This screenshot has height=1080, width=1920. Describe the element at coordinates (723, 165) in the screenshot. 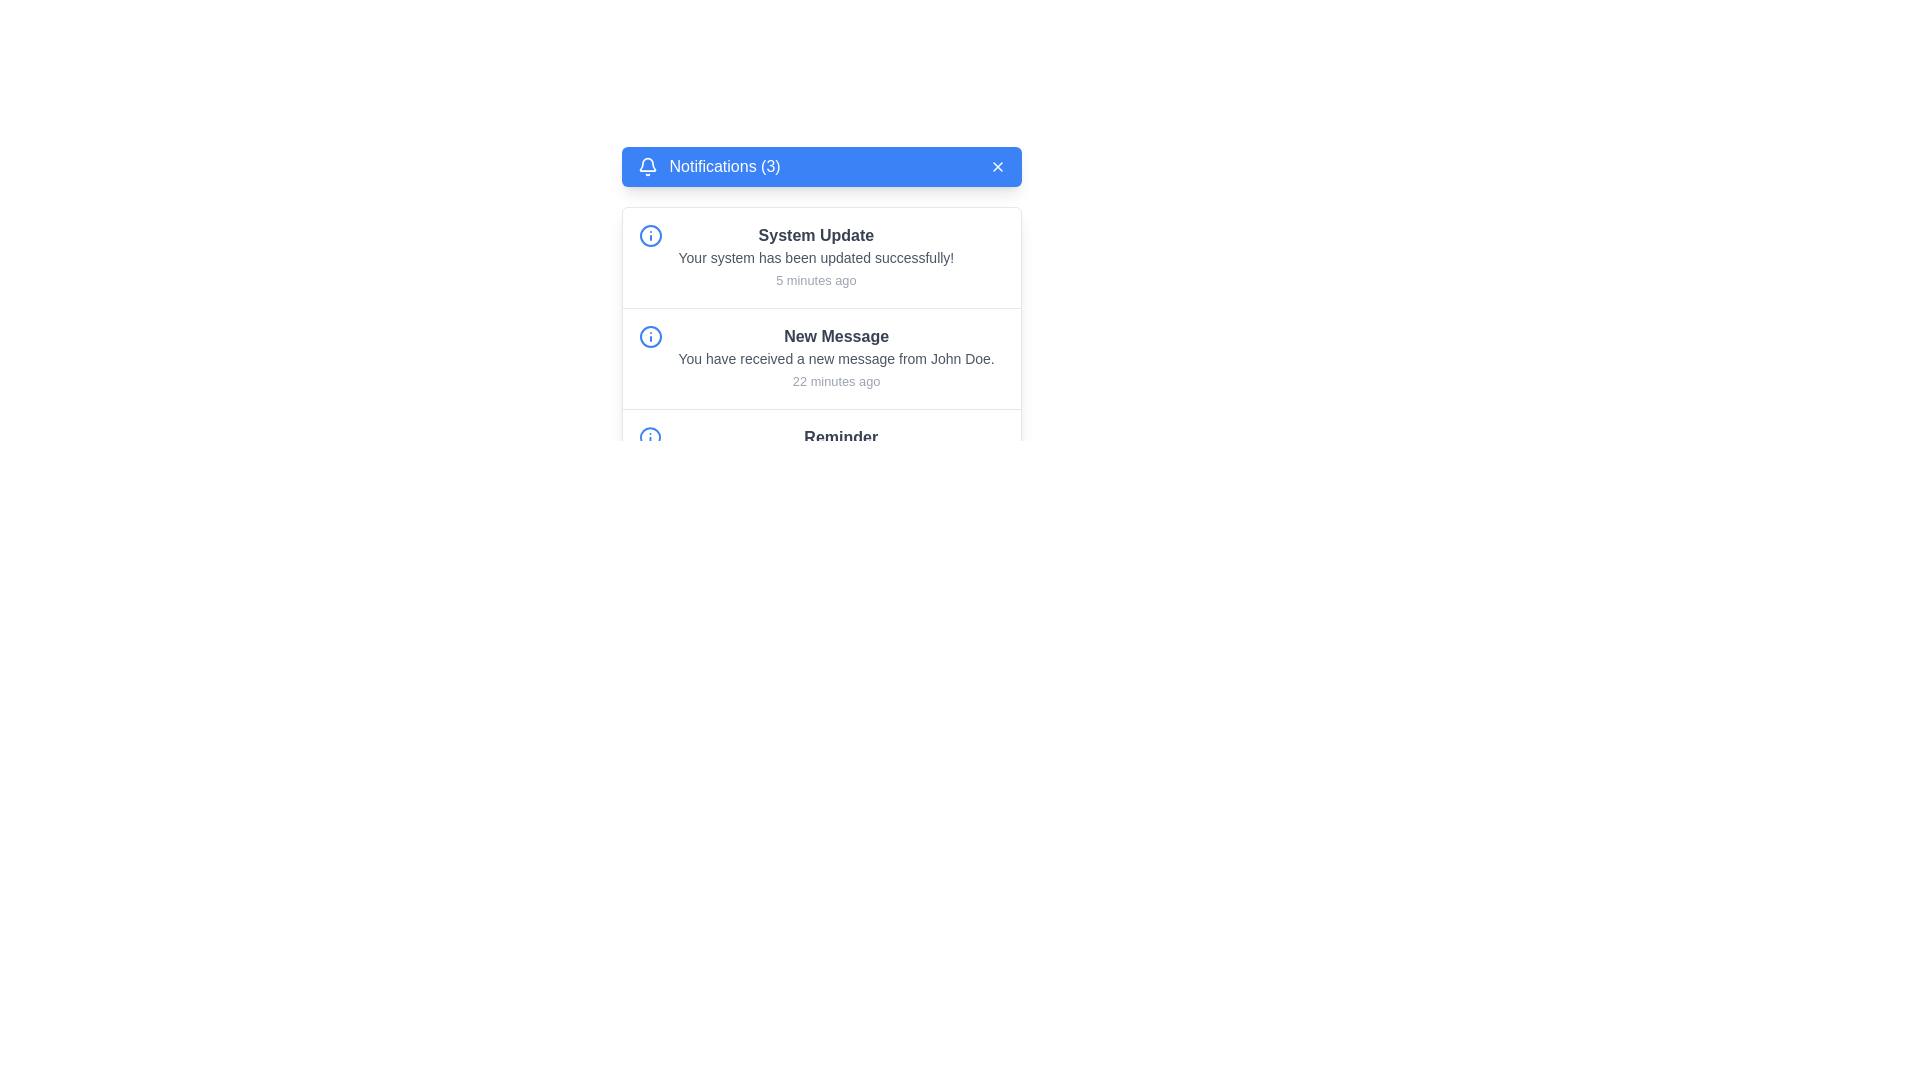

I see `the text element that displays 'Notifications (3)', styled in white on a blue background, located at the top-left of the interface, next to a bell icon` at that location.